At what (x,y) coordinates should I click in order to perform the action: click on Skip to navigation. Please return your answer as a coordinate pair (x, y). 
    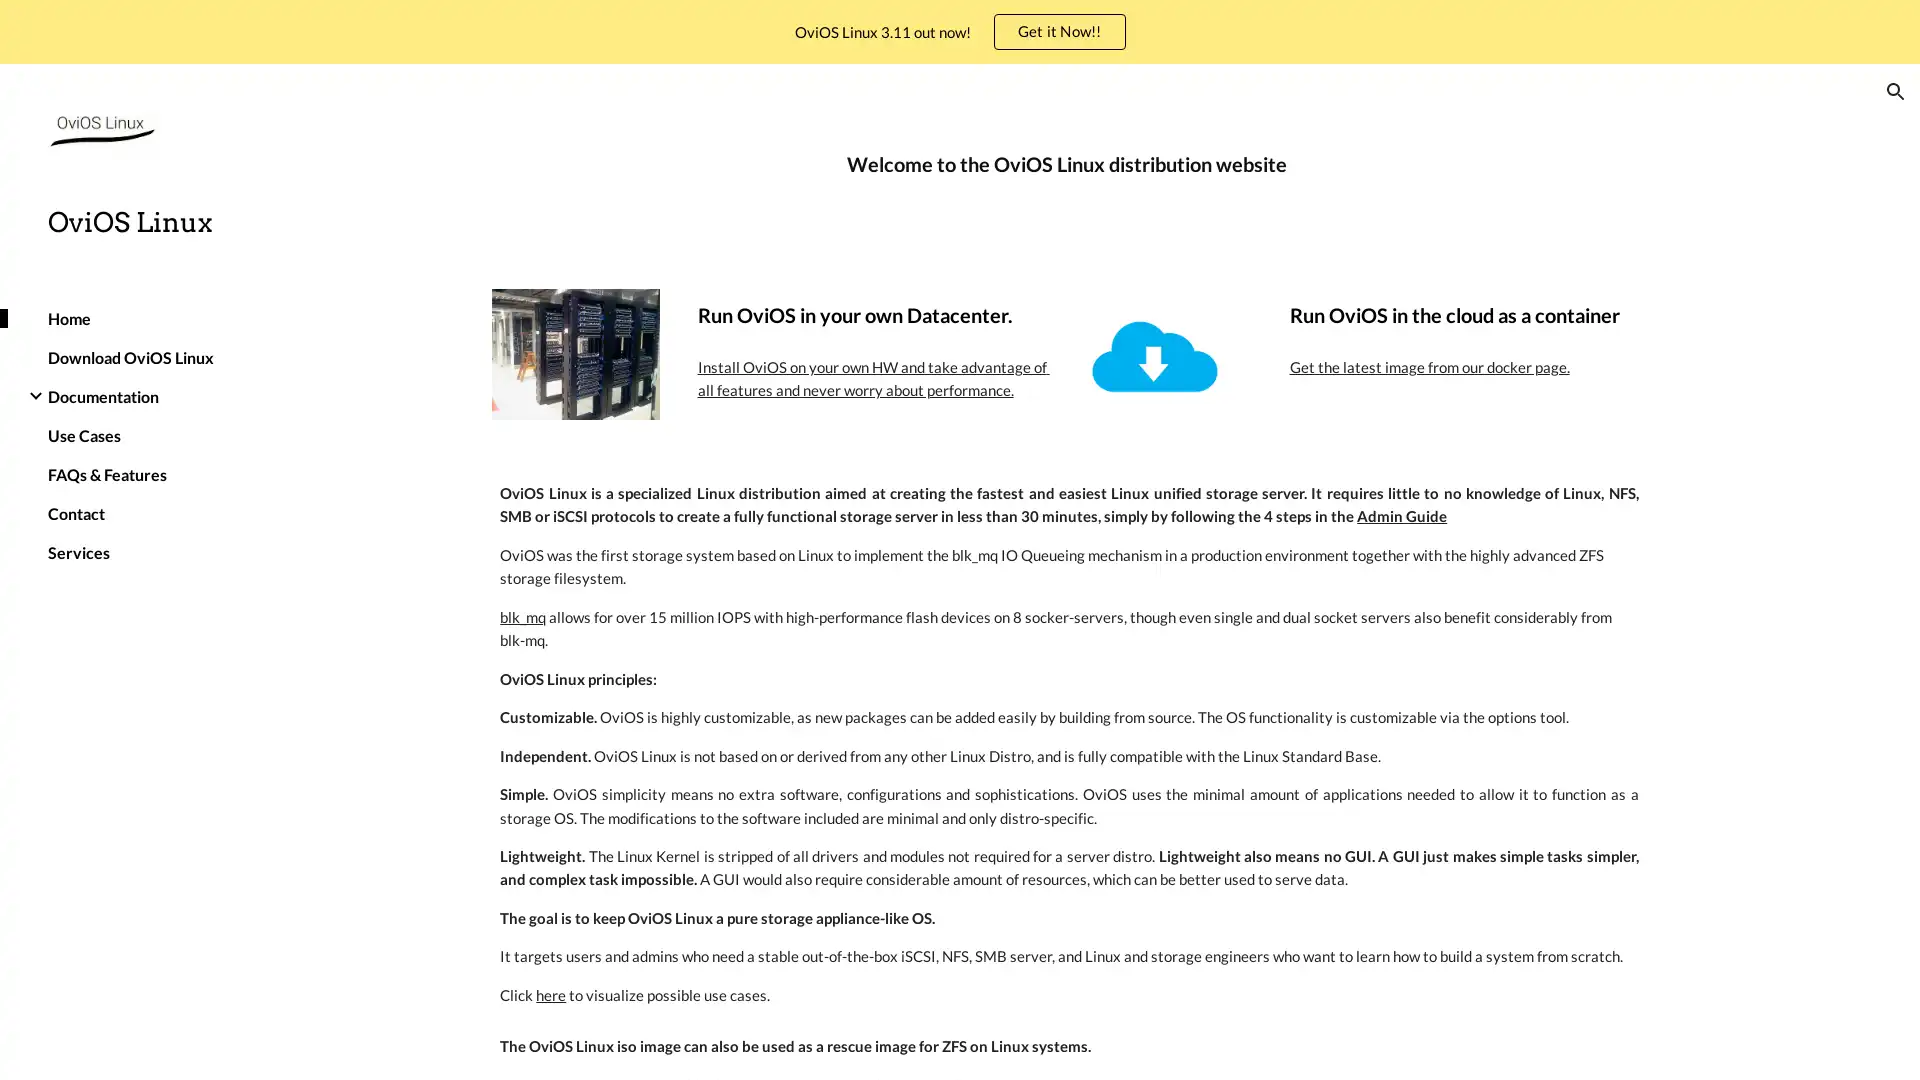
    Looking at the image, I should click on (1139, 37).